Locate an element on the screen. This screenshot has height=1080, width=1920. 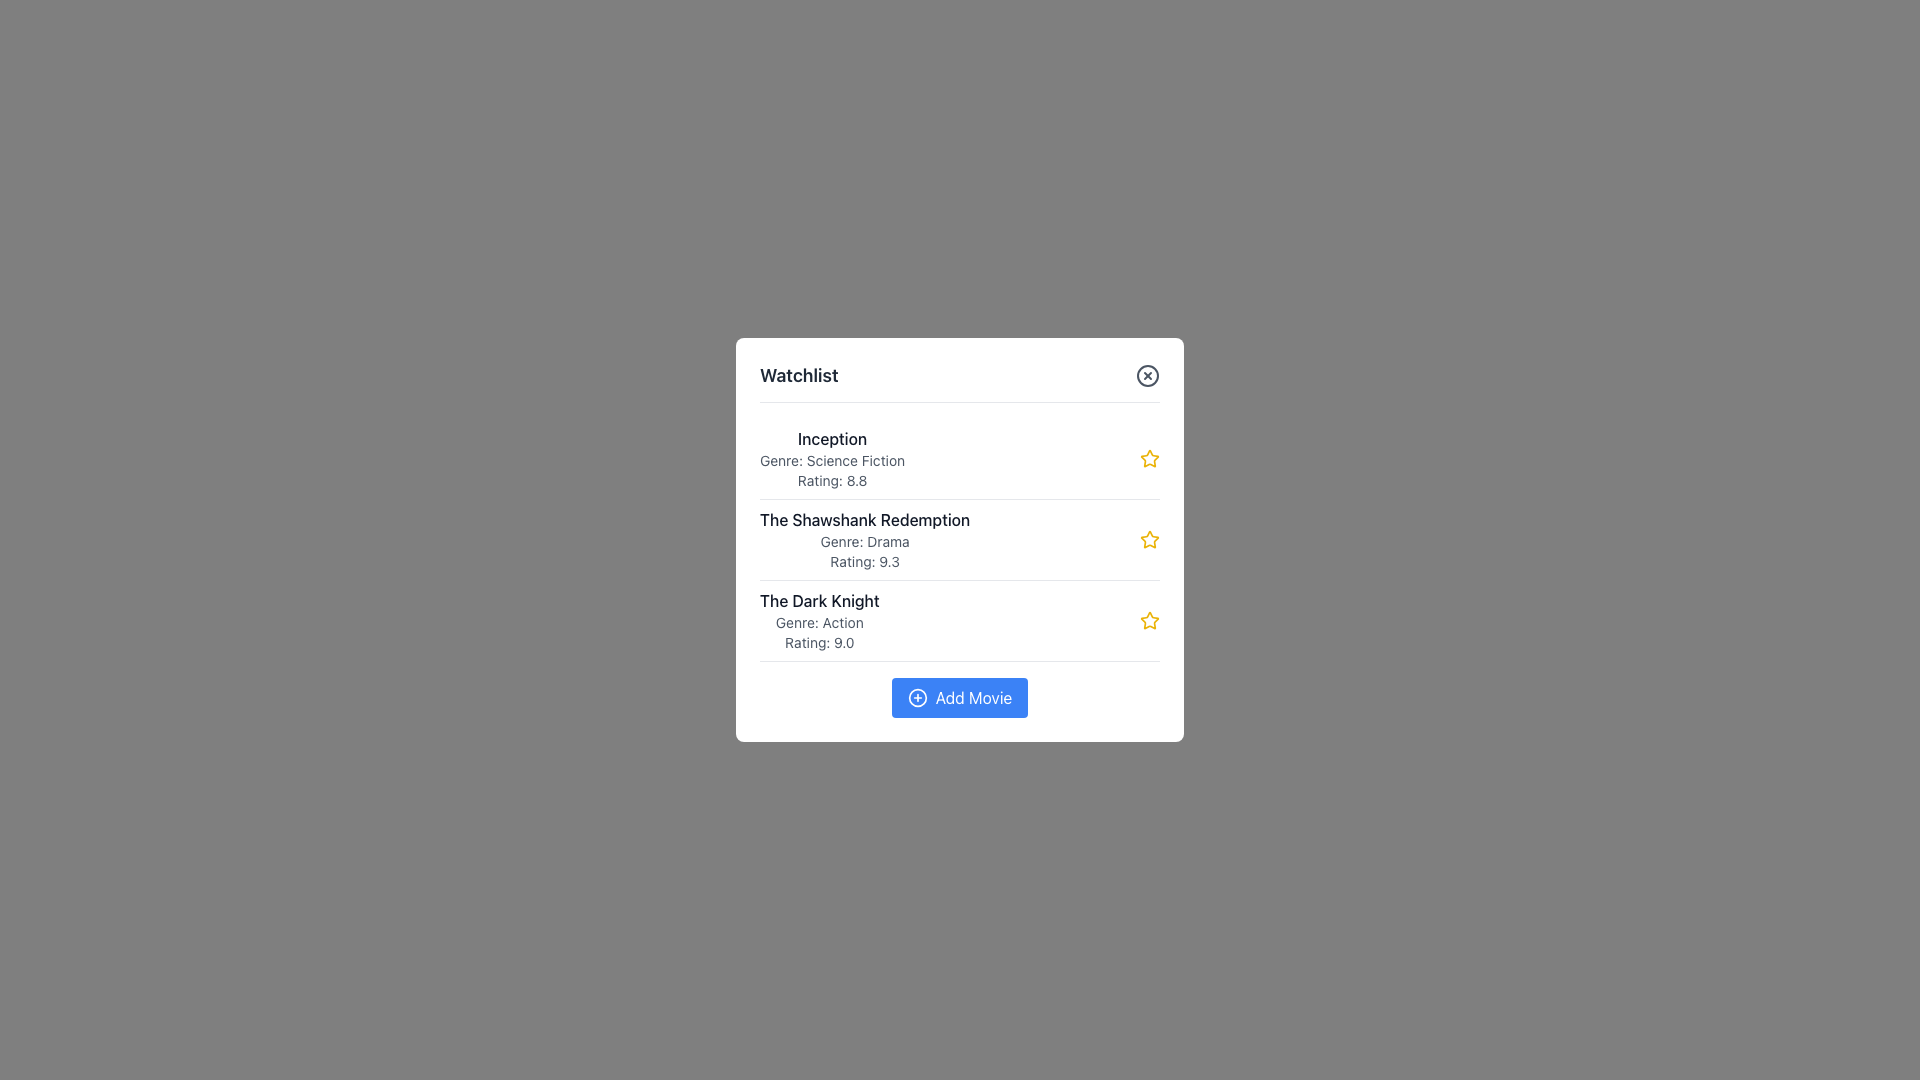
the central circular graphic component that enhances the button's iconography located at the bottom of the interface is located at coordinates (916, 697).